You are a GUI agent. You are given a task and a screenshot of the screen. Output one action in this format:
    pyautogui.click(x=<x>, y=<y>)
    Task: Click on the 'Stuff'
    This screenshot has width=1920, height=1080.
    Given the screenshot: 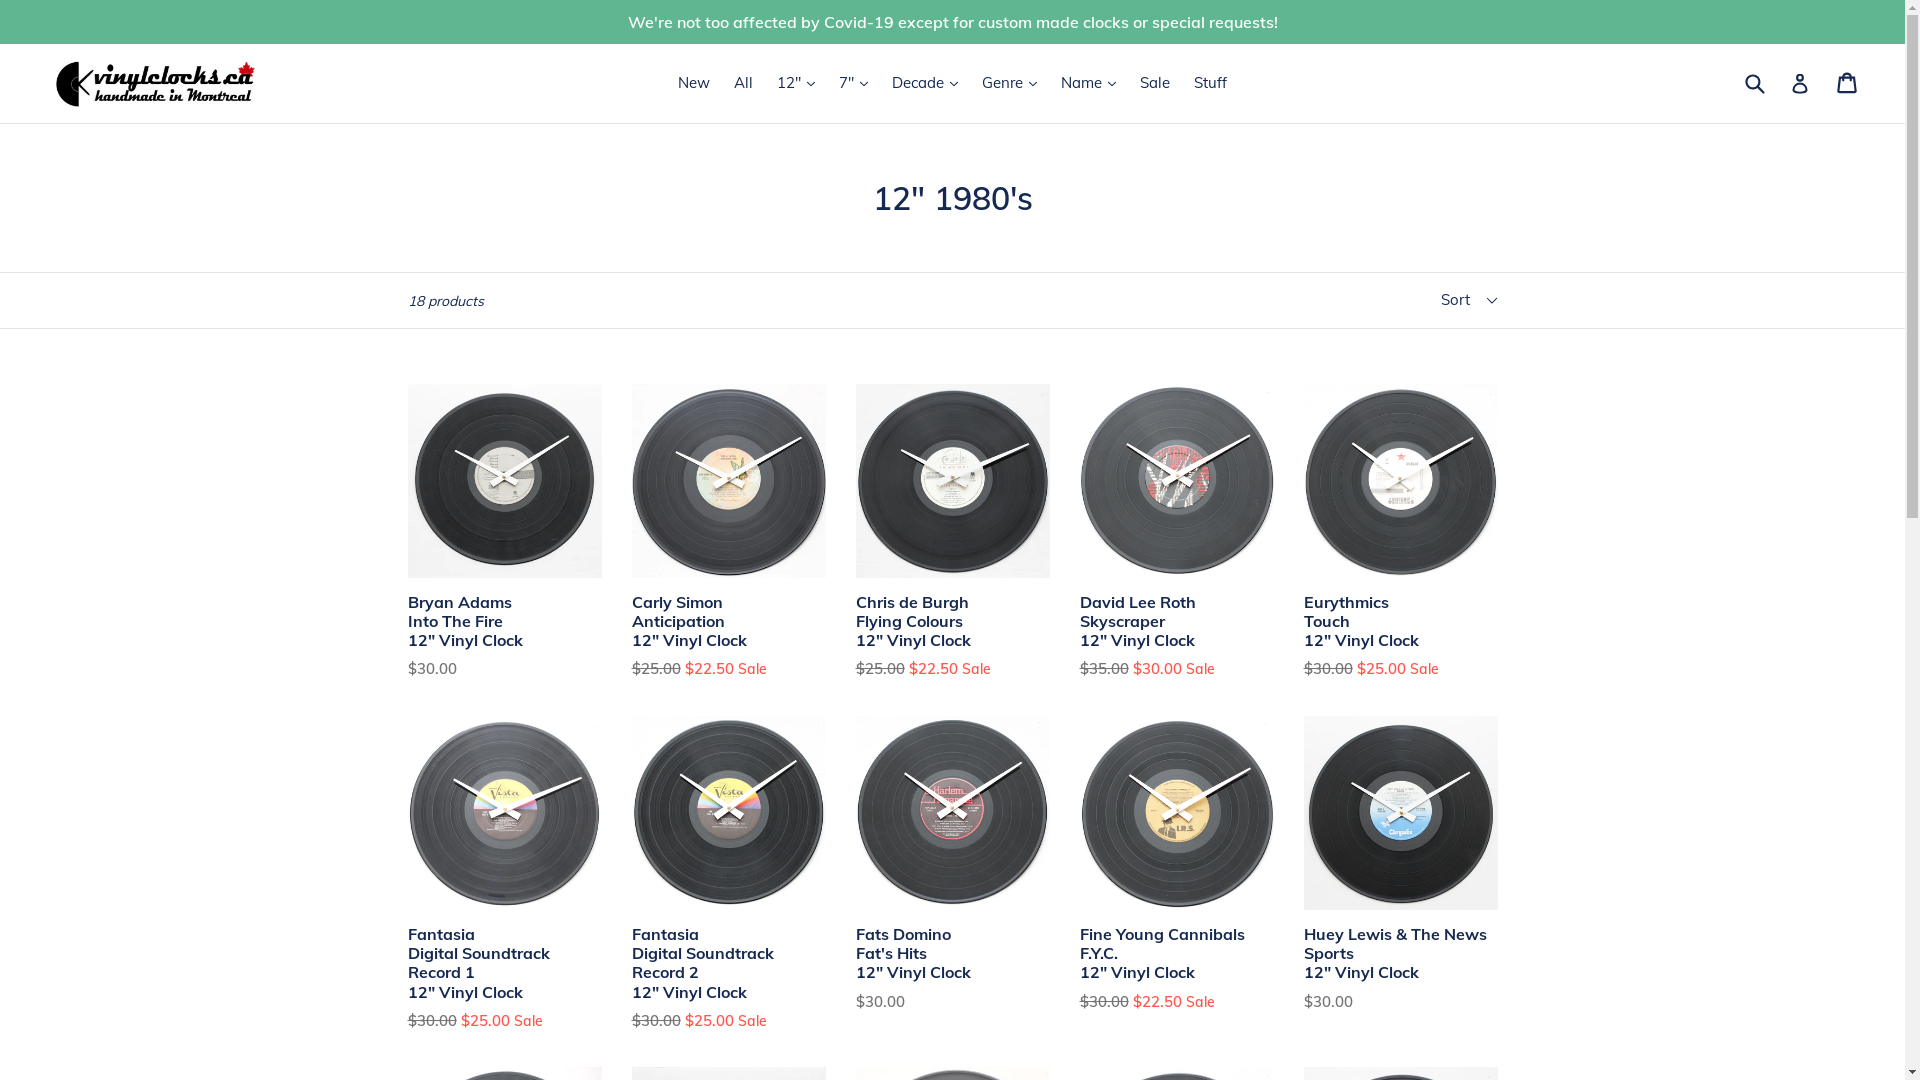 What is the action you would take?
    pyautogui.click(x=1209, y=82)
    